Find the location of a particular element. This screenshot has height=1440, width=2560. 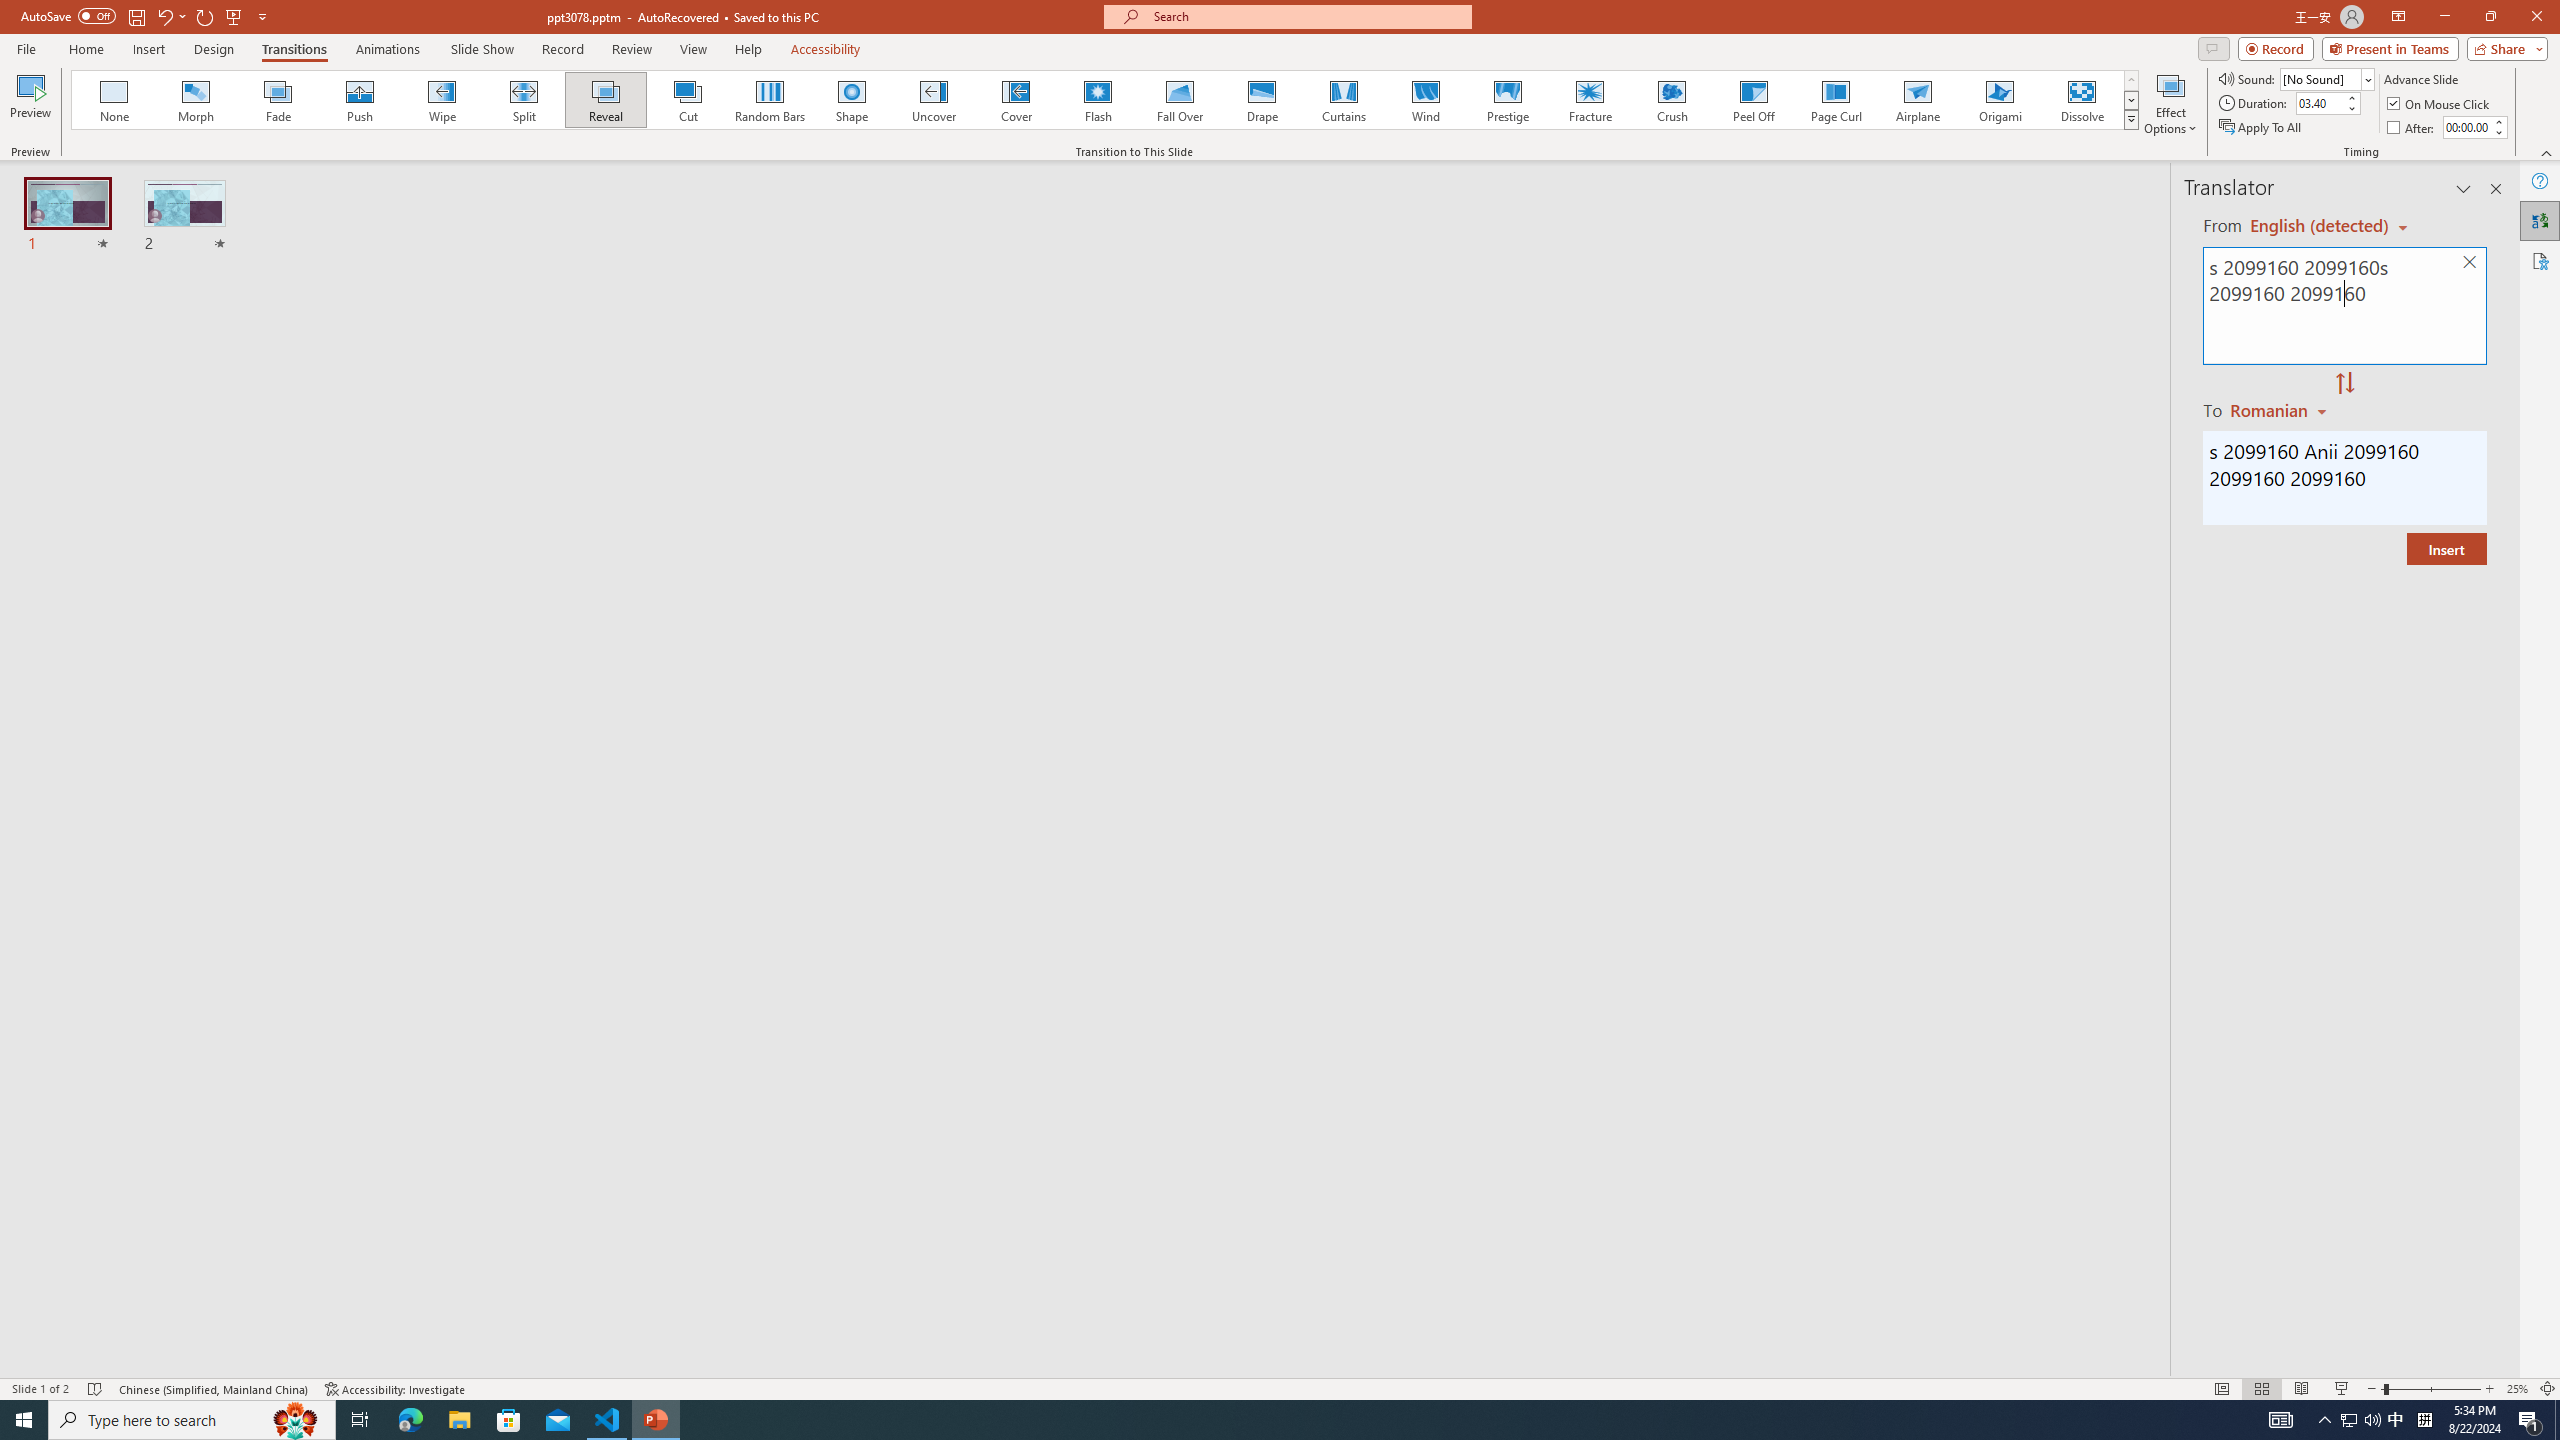

'Fracture' is located at coordinates (1589, 99).